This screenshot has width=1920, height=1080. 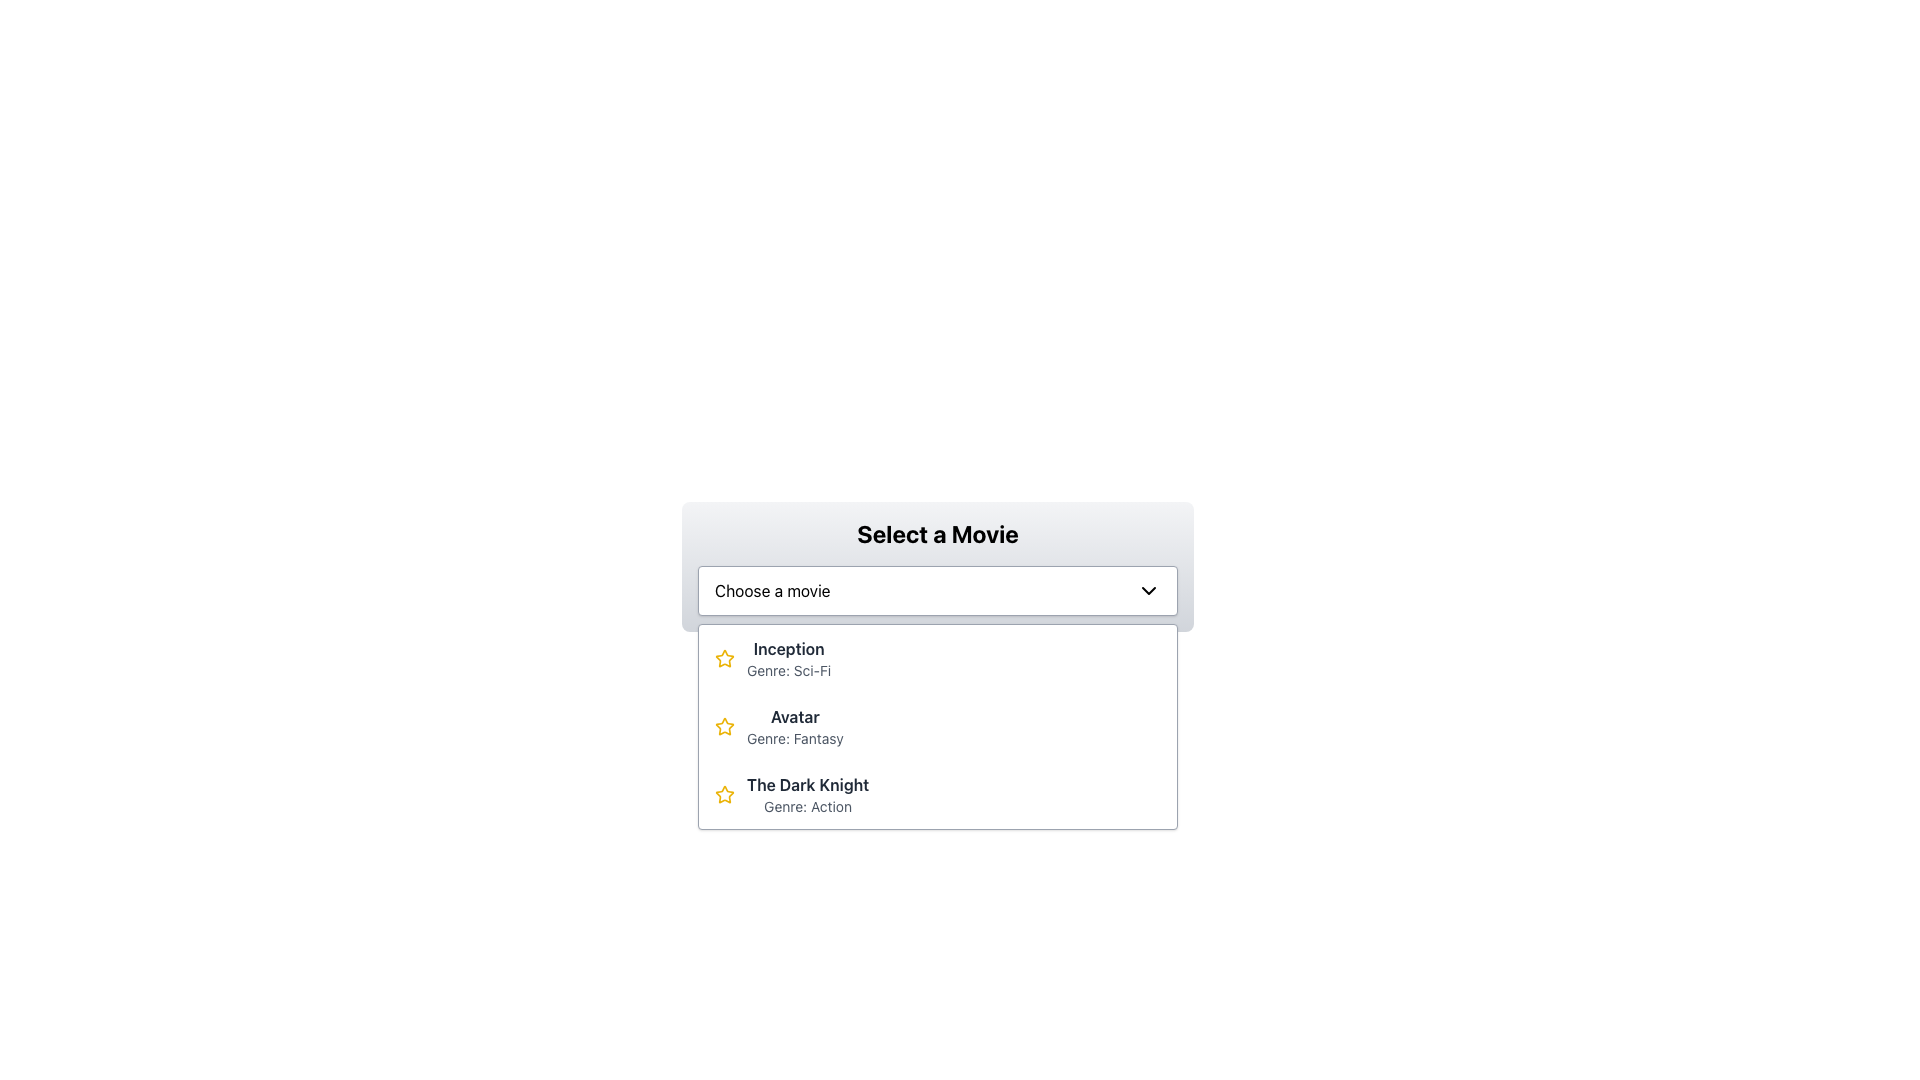 What do you see at coordinates (794, 726) in the screenshot?
I see `the text display element that shows the movie title 'Avatar' and its genre 'Genre: Fantasy', which is styled with distinct font styles and colors, located as the second item in a vertical list of movies within a dropdown interface` at bounding box center [794, 726].